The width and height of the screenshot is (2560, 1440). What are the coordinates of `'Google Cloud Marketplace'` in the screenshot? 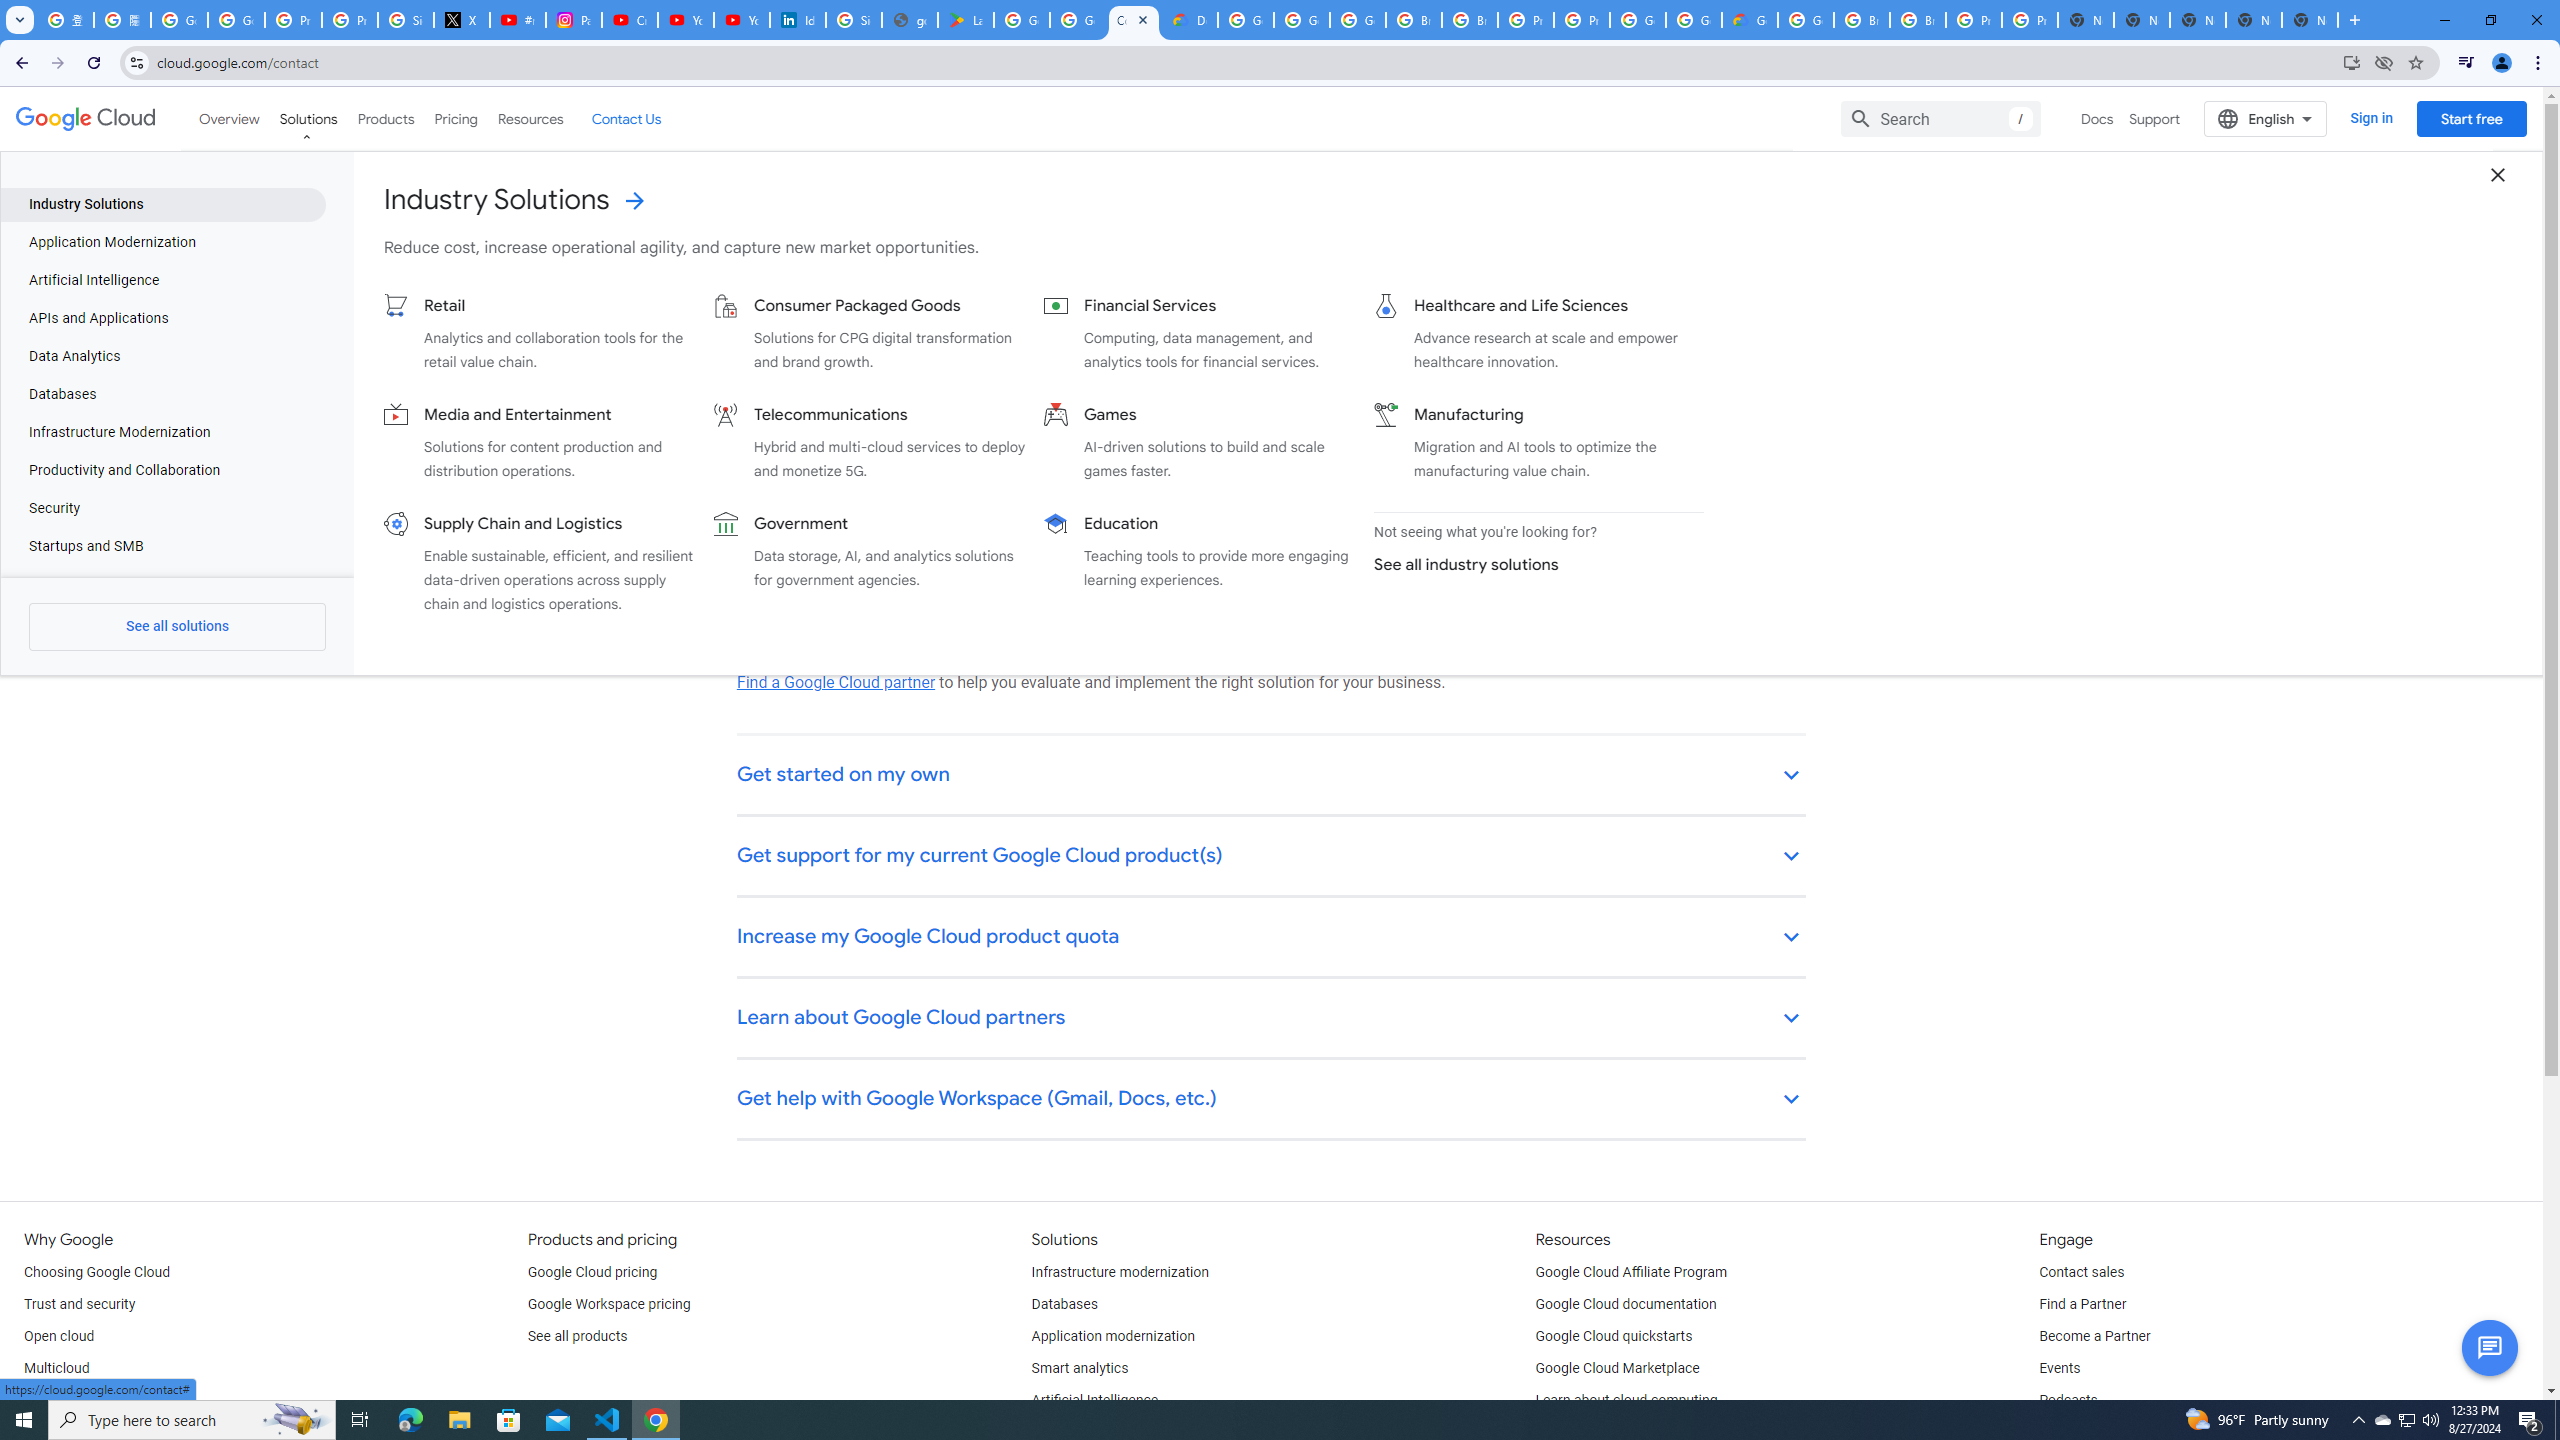 It's located at (1617, 1368).